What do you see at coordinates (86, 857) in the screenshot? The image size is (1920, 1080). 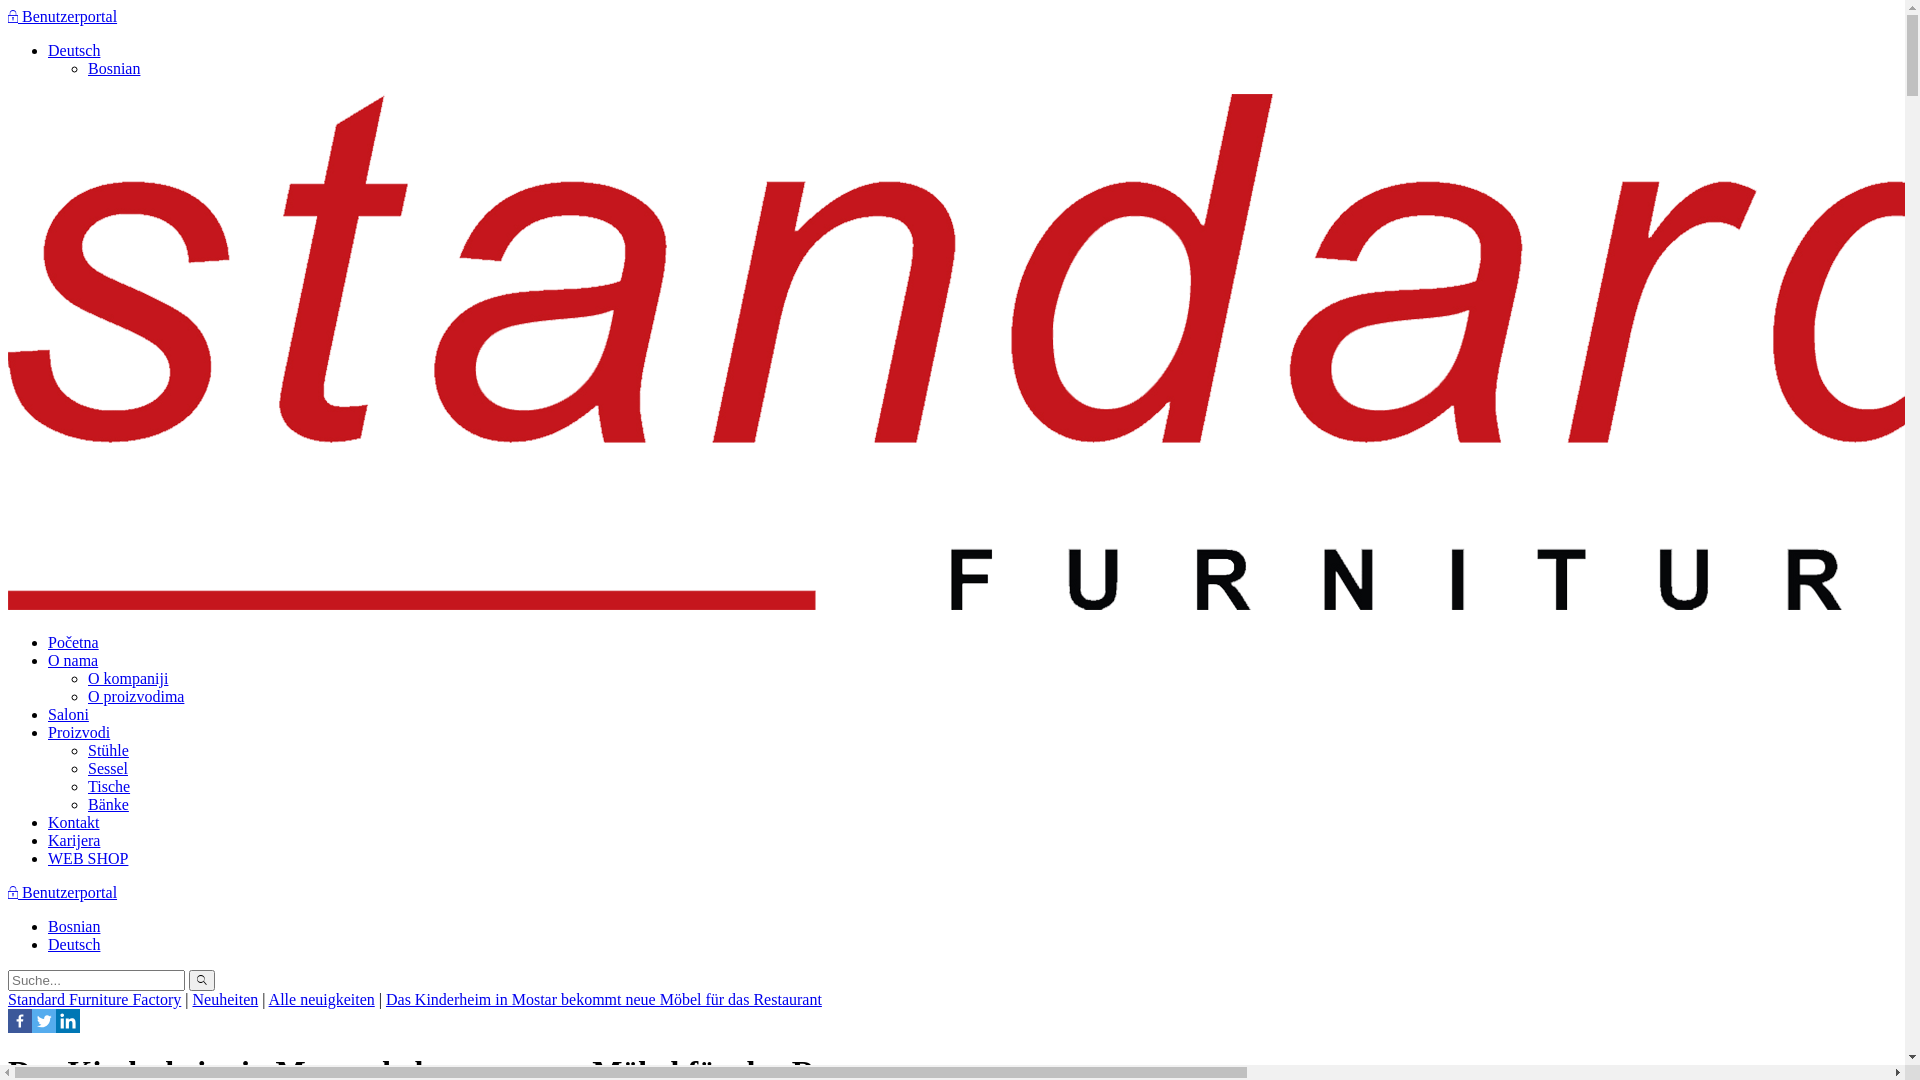 I see `'WEB SHOP'` at bounding box center [86, 857].